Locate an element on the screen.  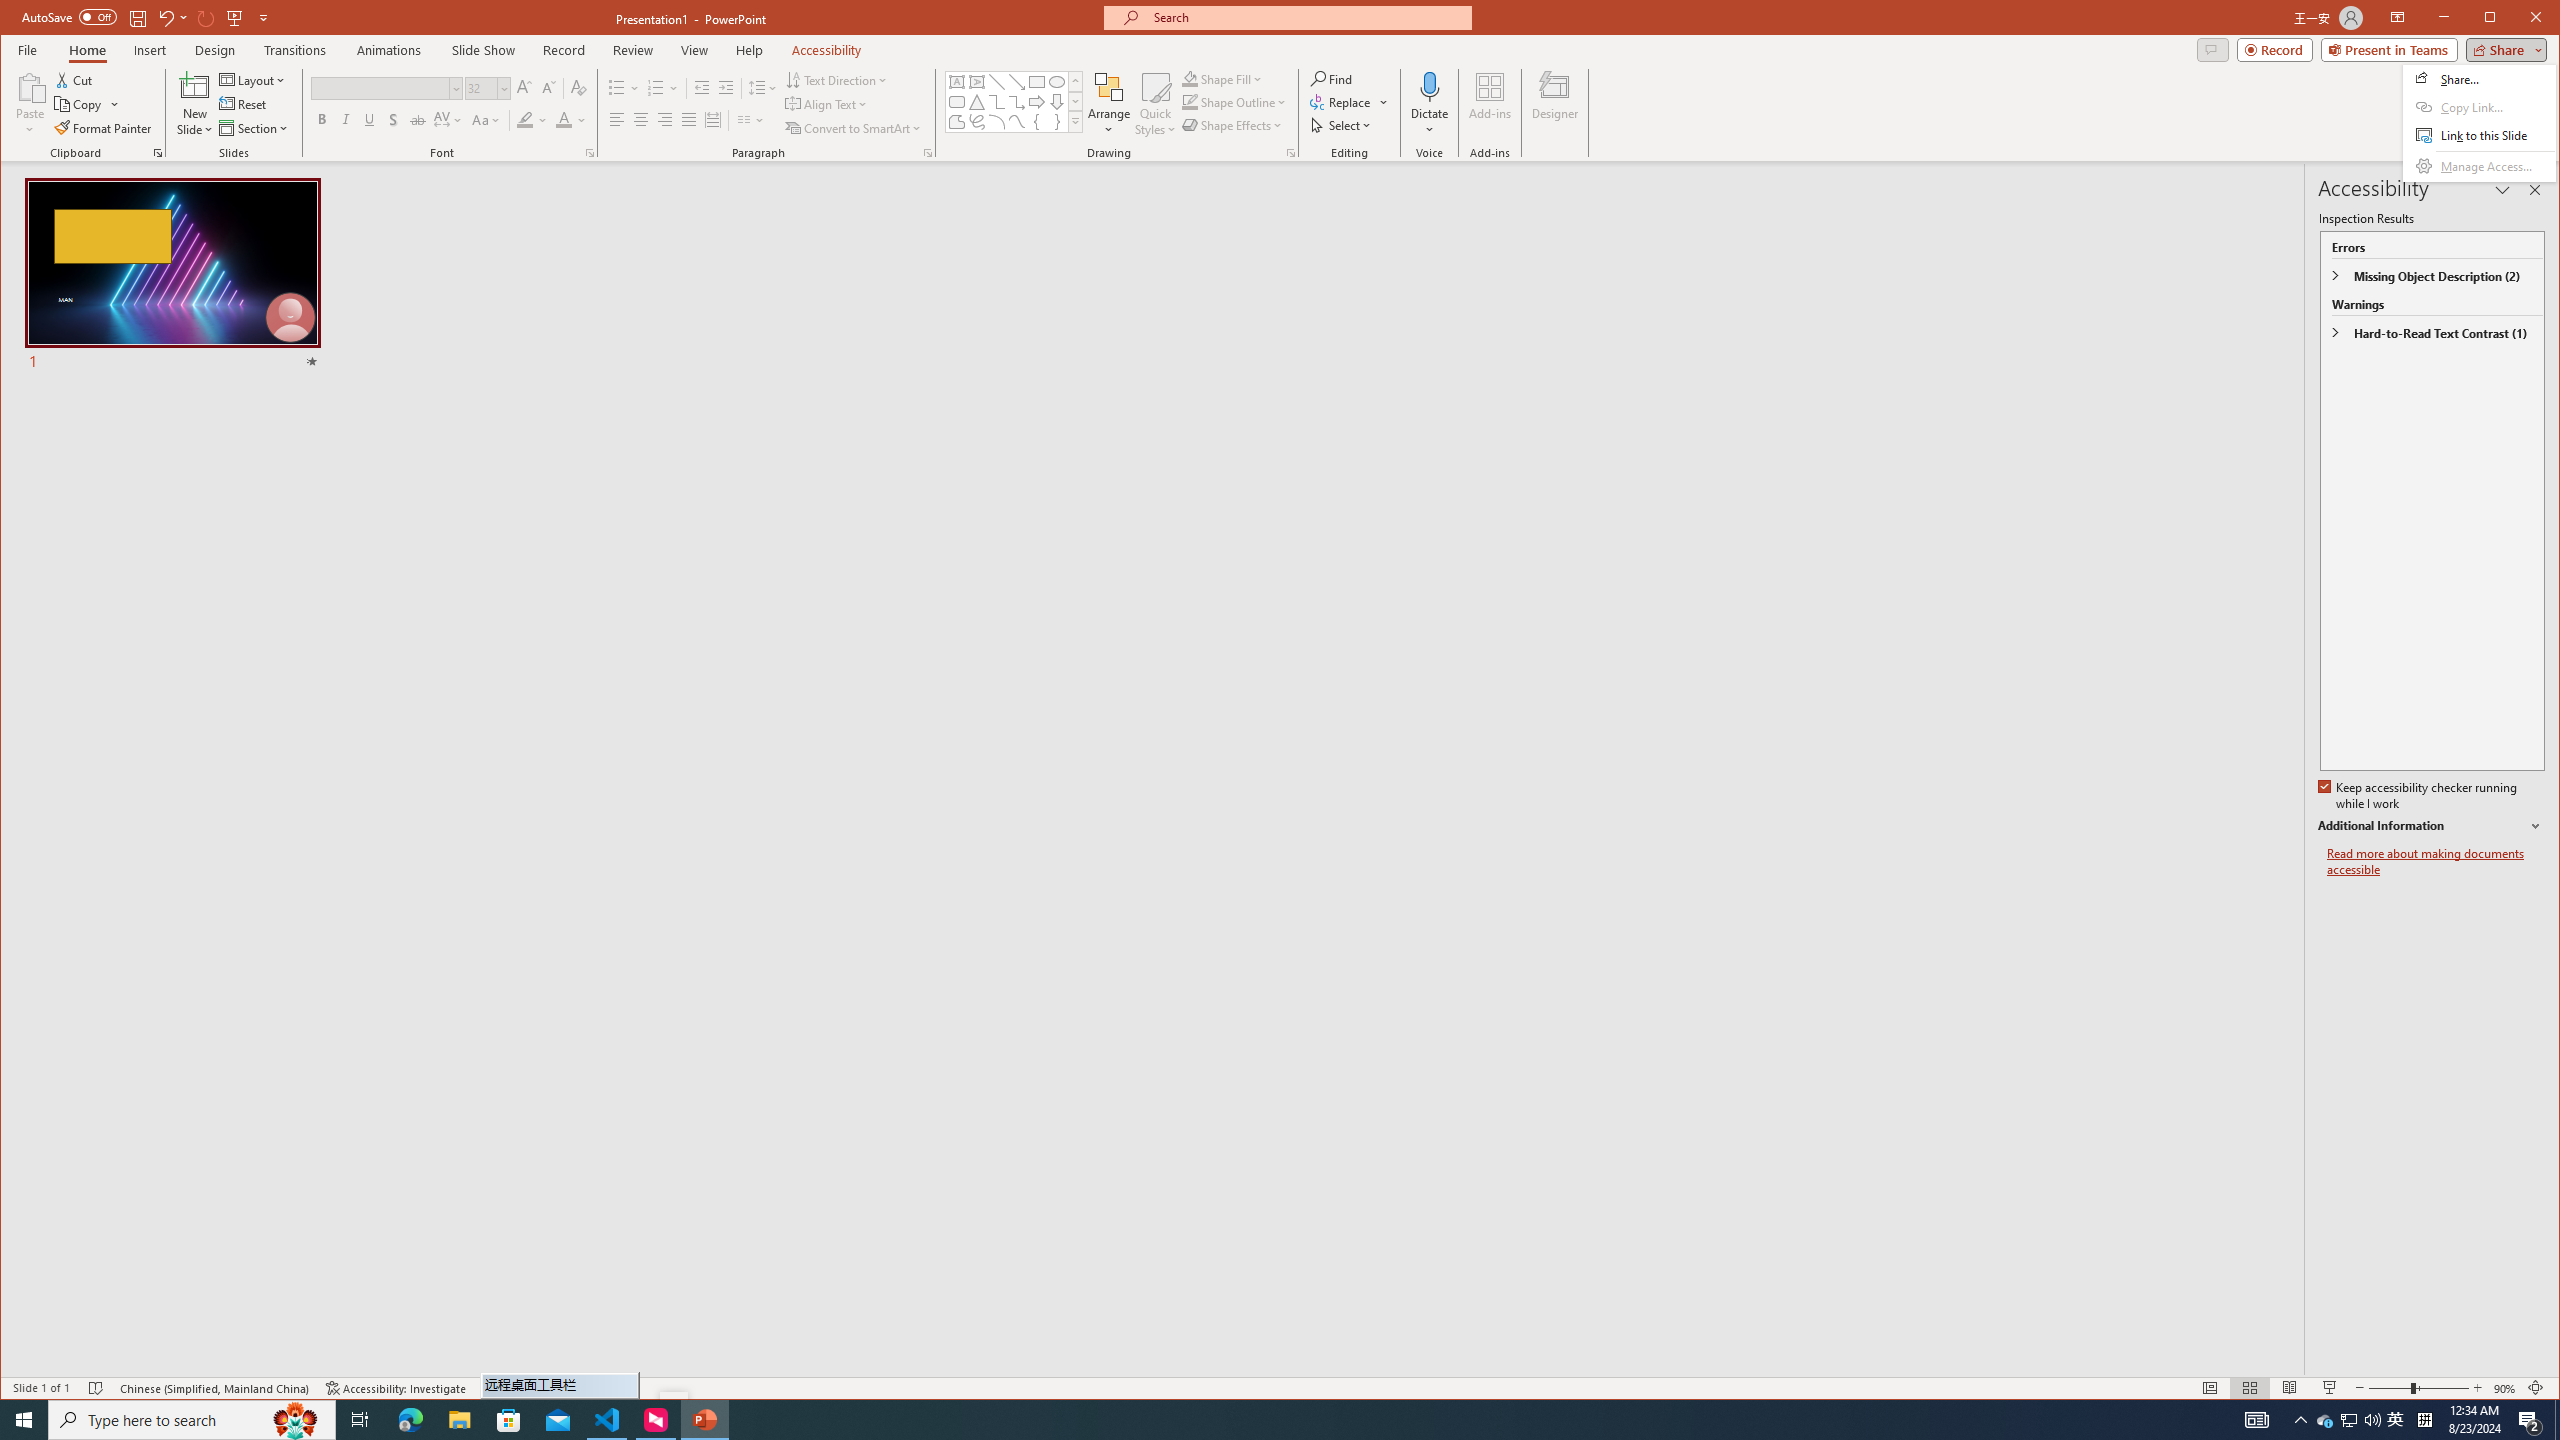
'Strikethrough' is located at coordinates (417, 119).